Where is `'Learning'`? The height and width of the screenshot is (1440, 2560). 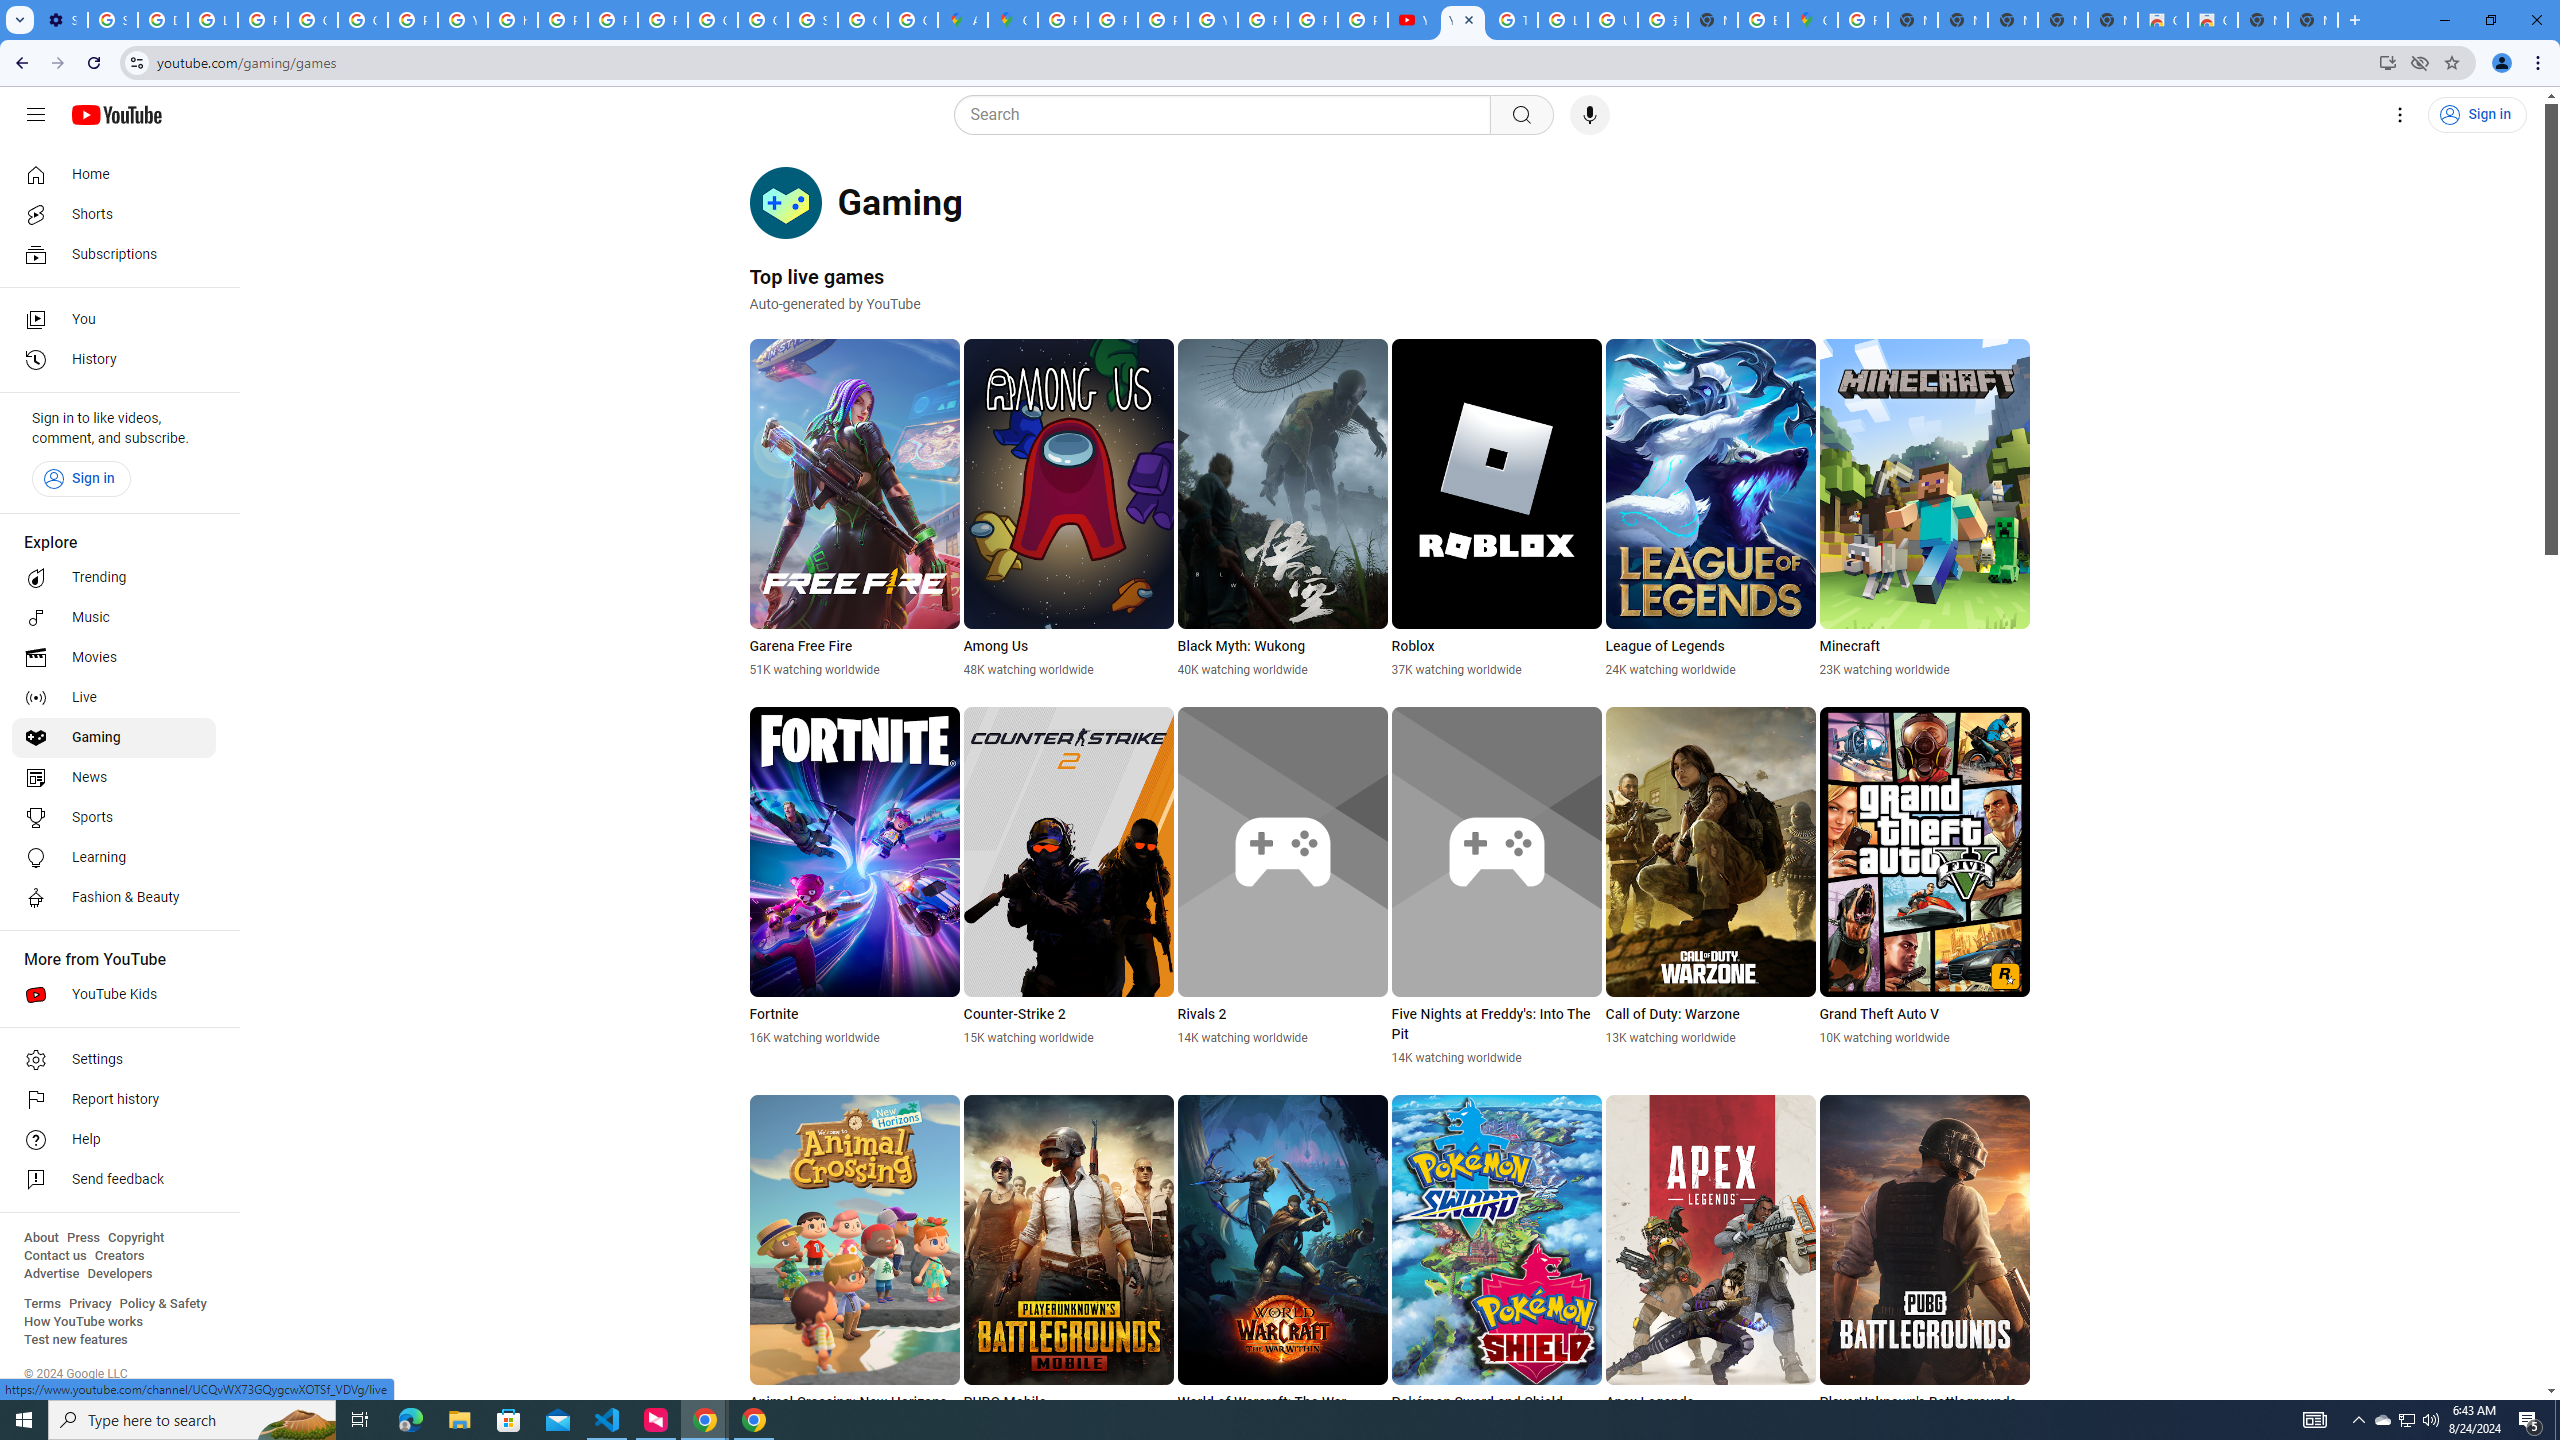 'Learning' is located at coordinates (113, 857).